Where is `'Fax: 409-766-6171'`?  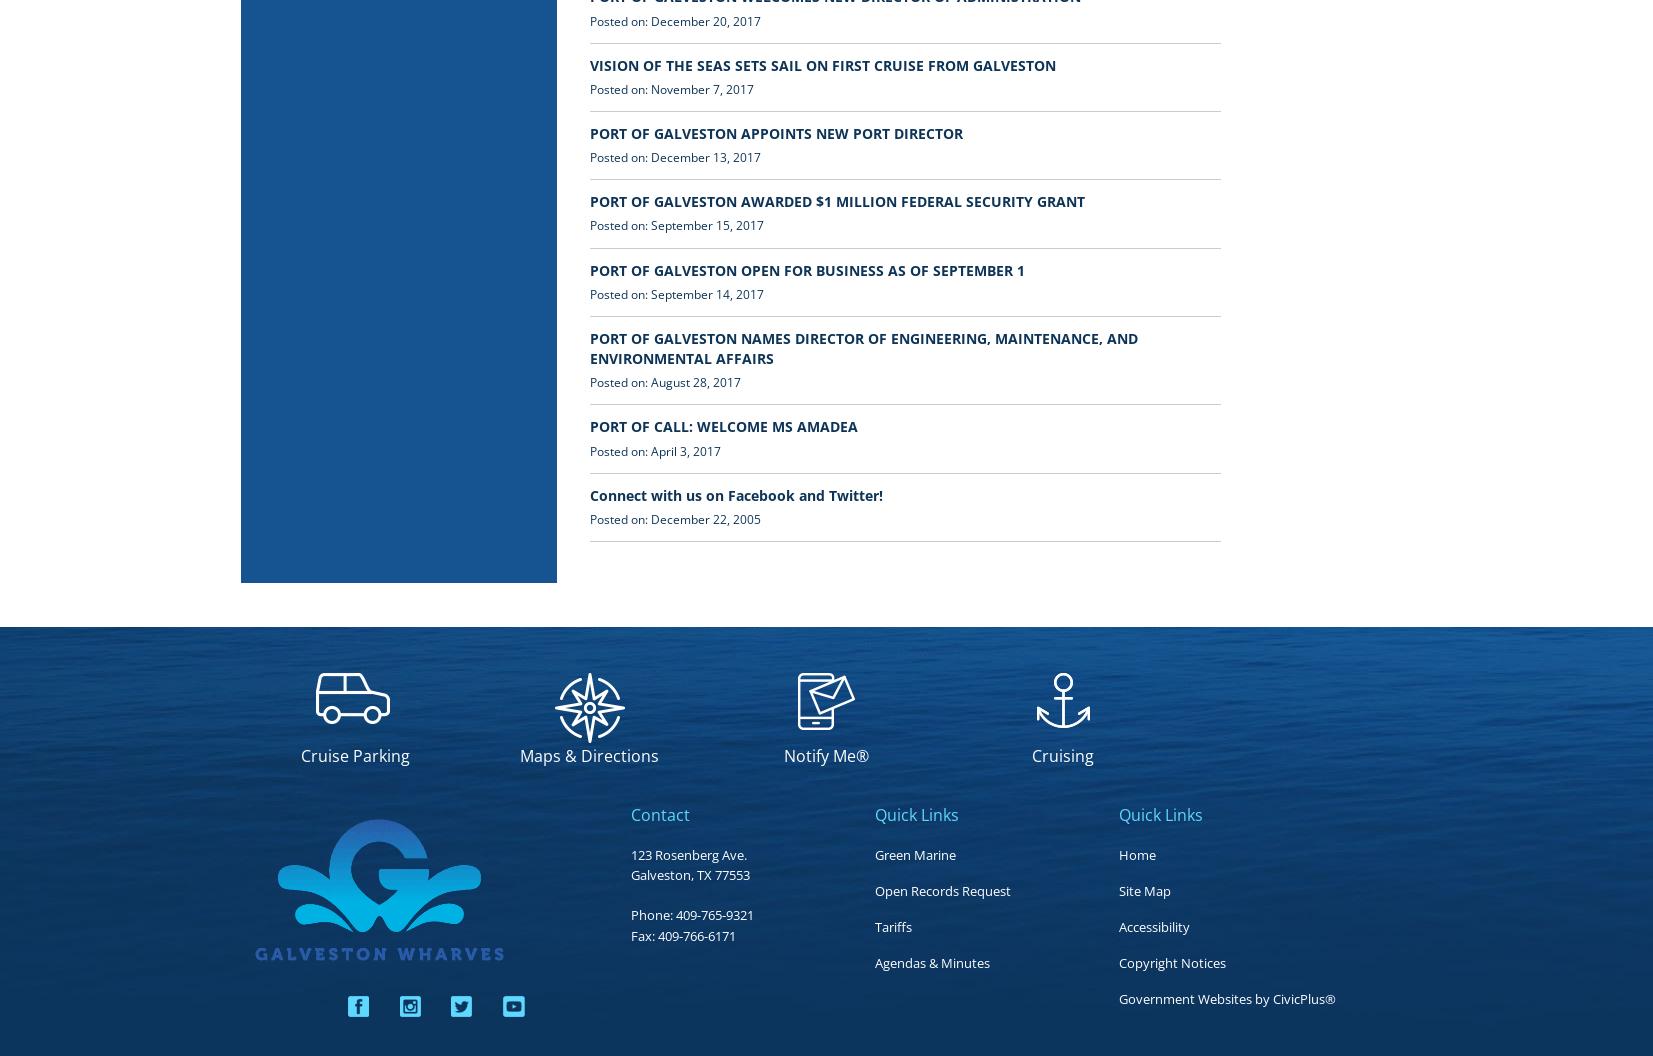 'Fax: 409-766-6171' is located at coordinates (629, 934).